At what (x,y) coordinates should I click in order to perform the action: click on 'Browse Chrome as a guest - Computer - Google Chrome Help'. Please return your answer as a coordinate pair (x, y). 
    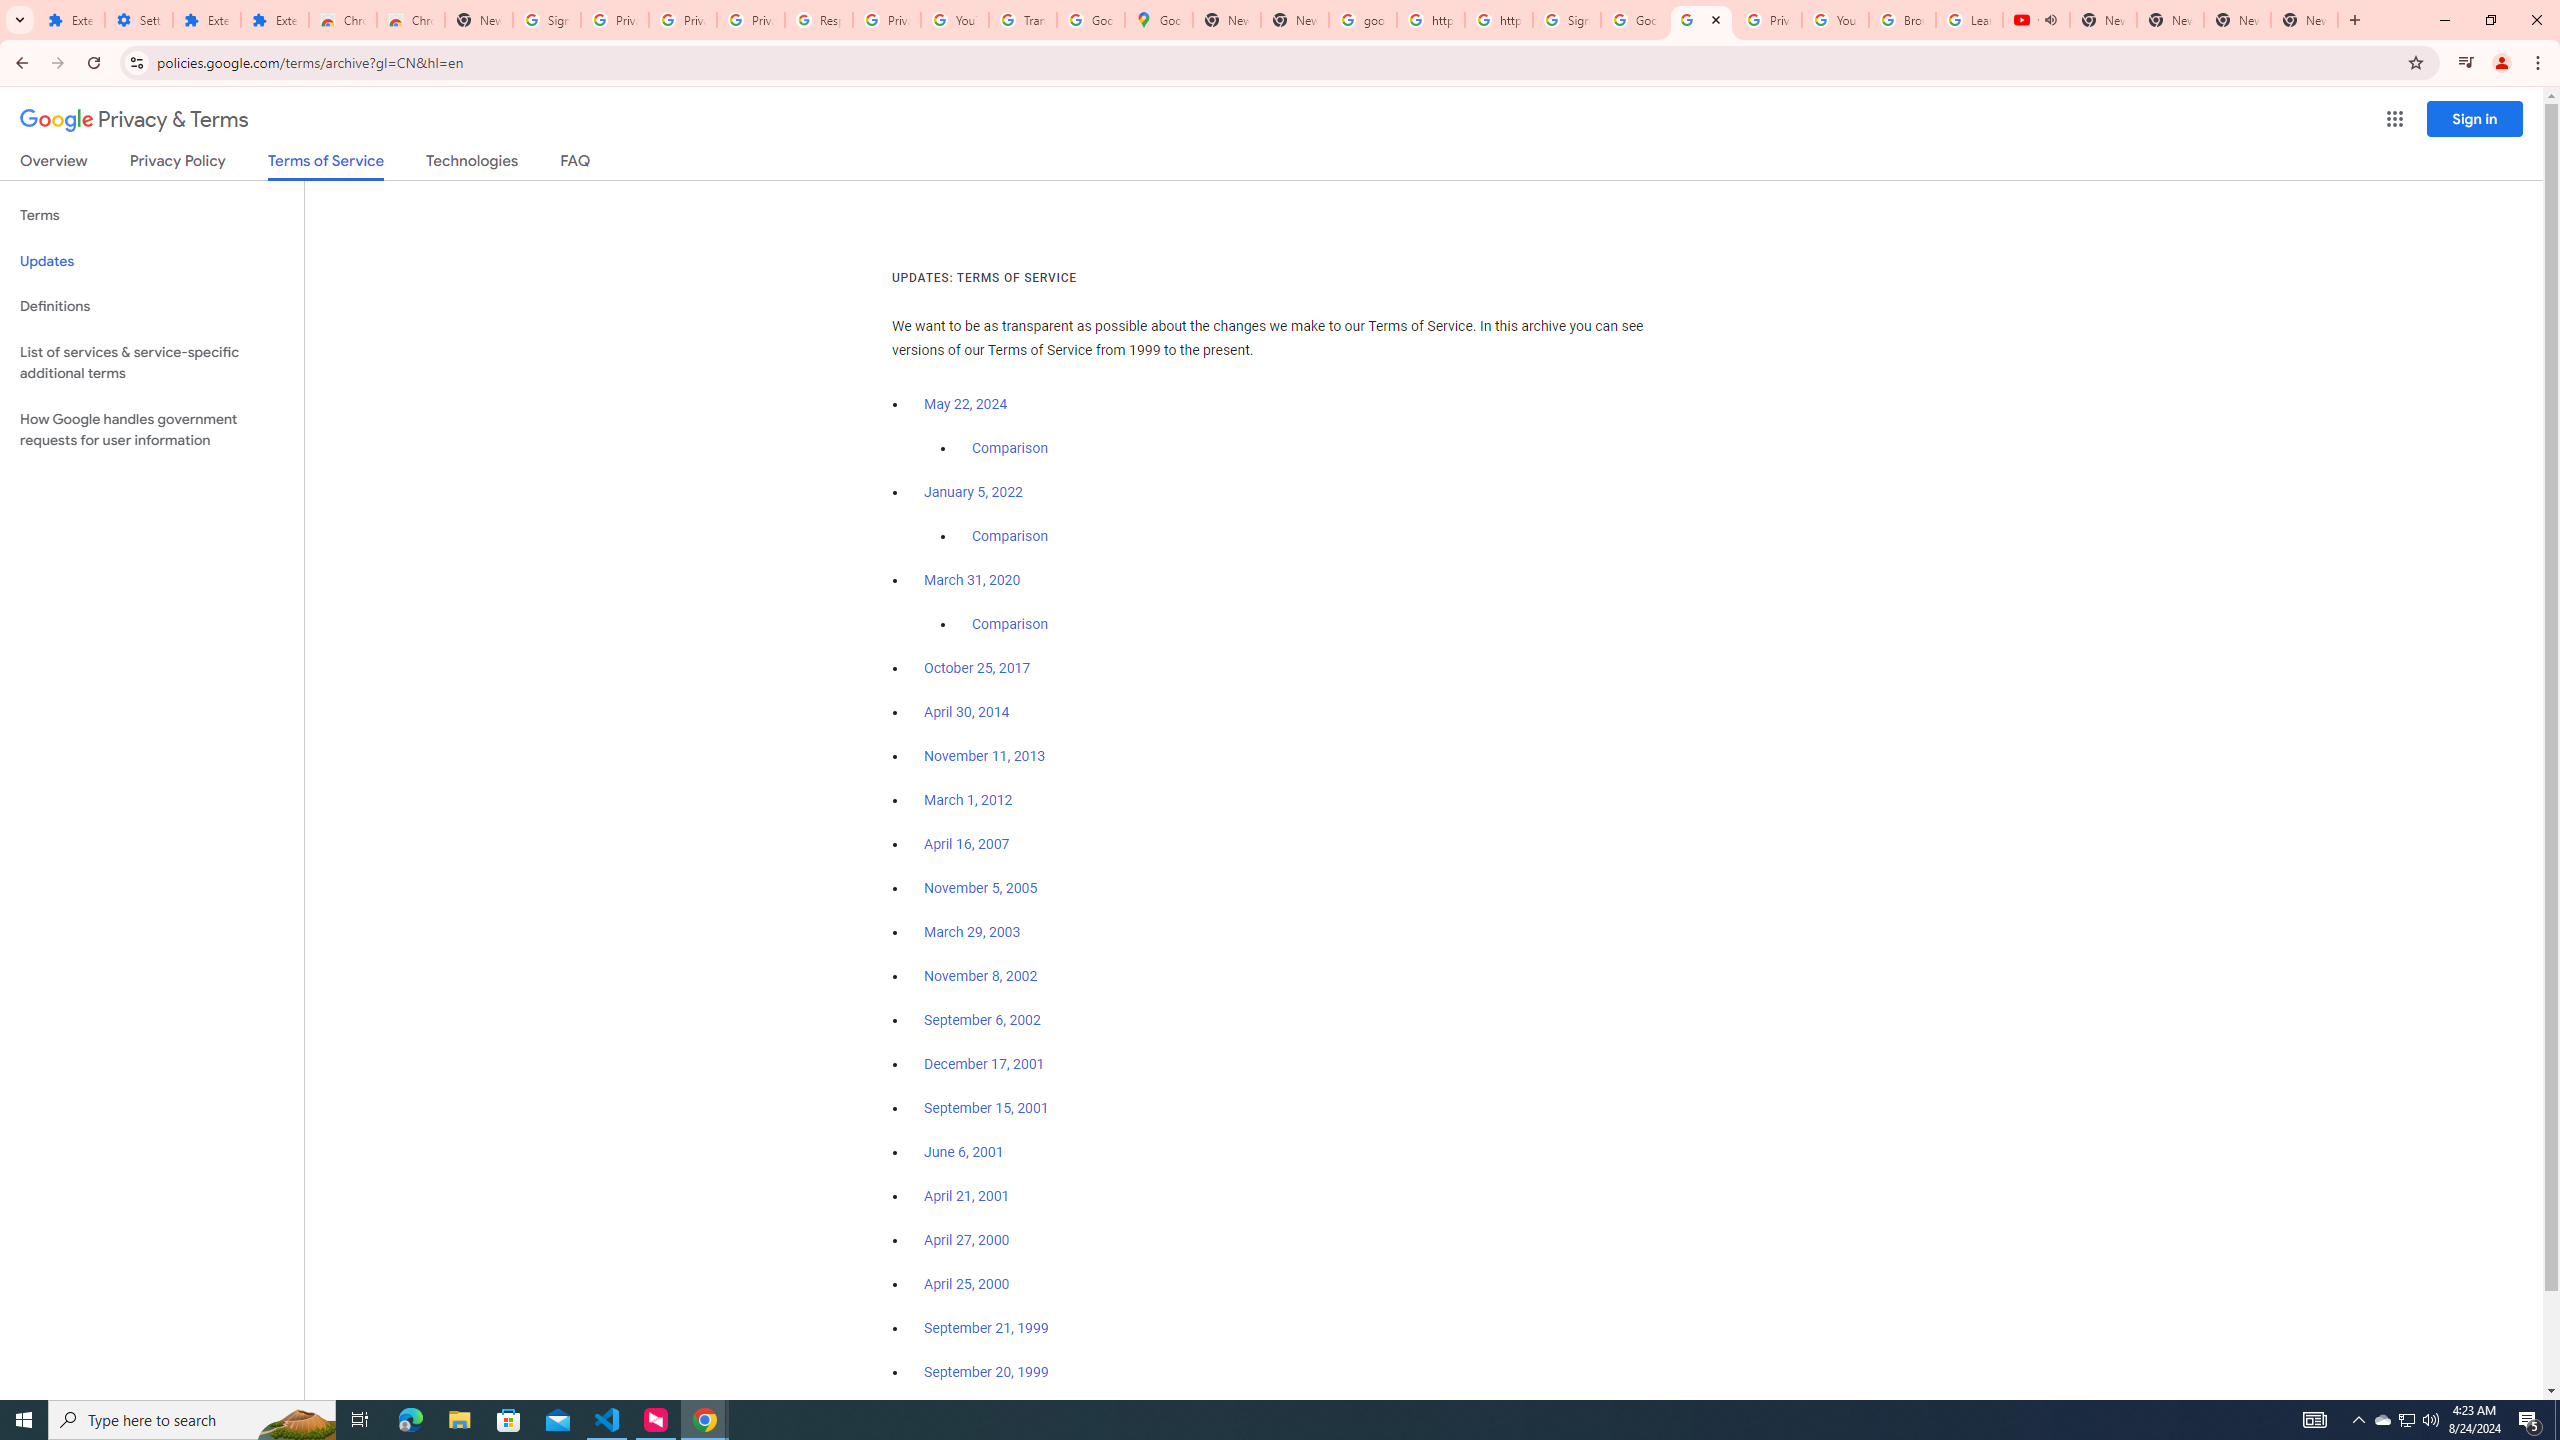
    Looking at the image, I should click on (1903, 19).